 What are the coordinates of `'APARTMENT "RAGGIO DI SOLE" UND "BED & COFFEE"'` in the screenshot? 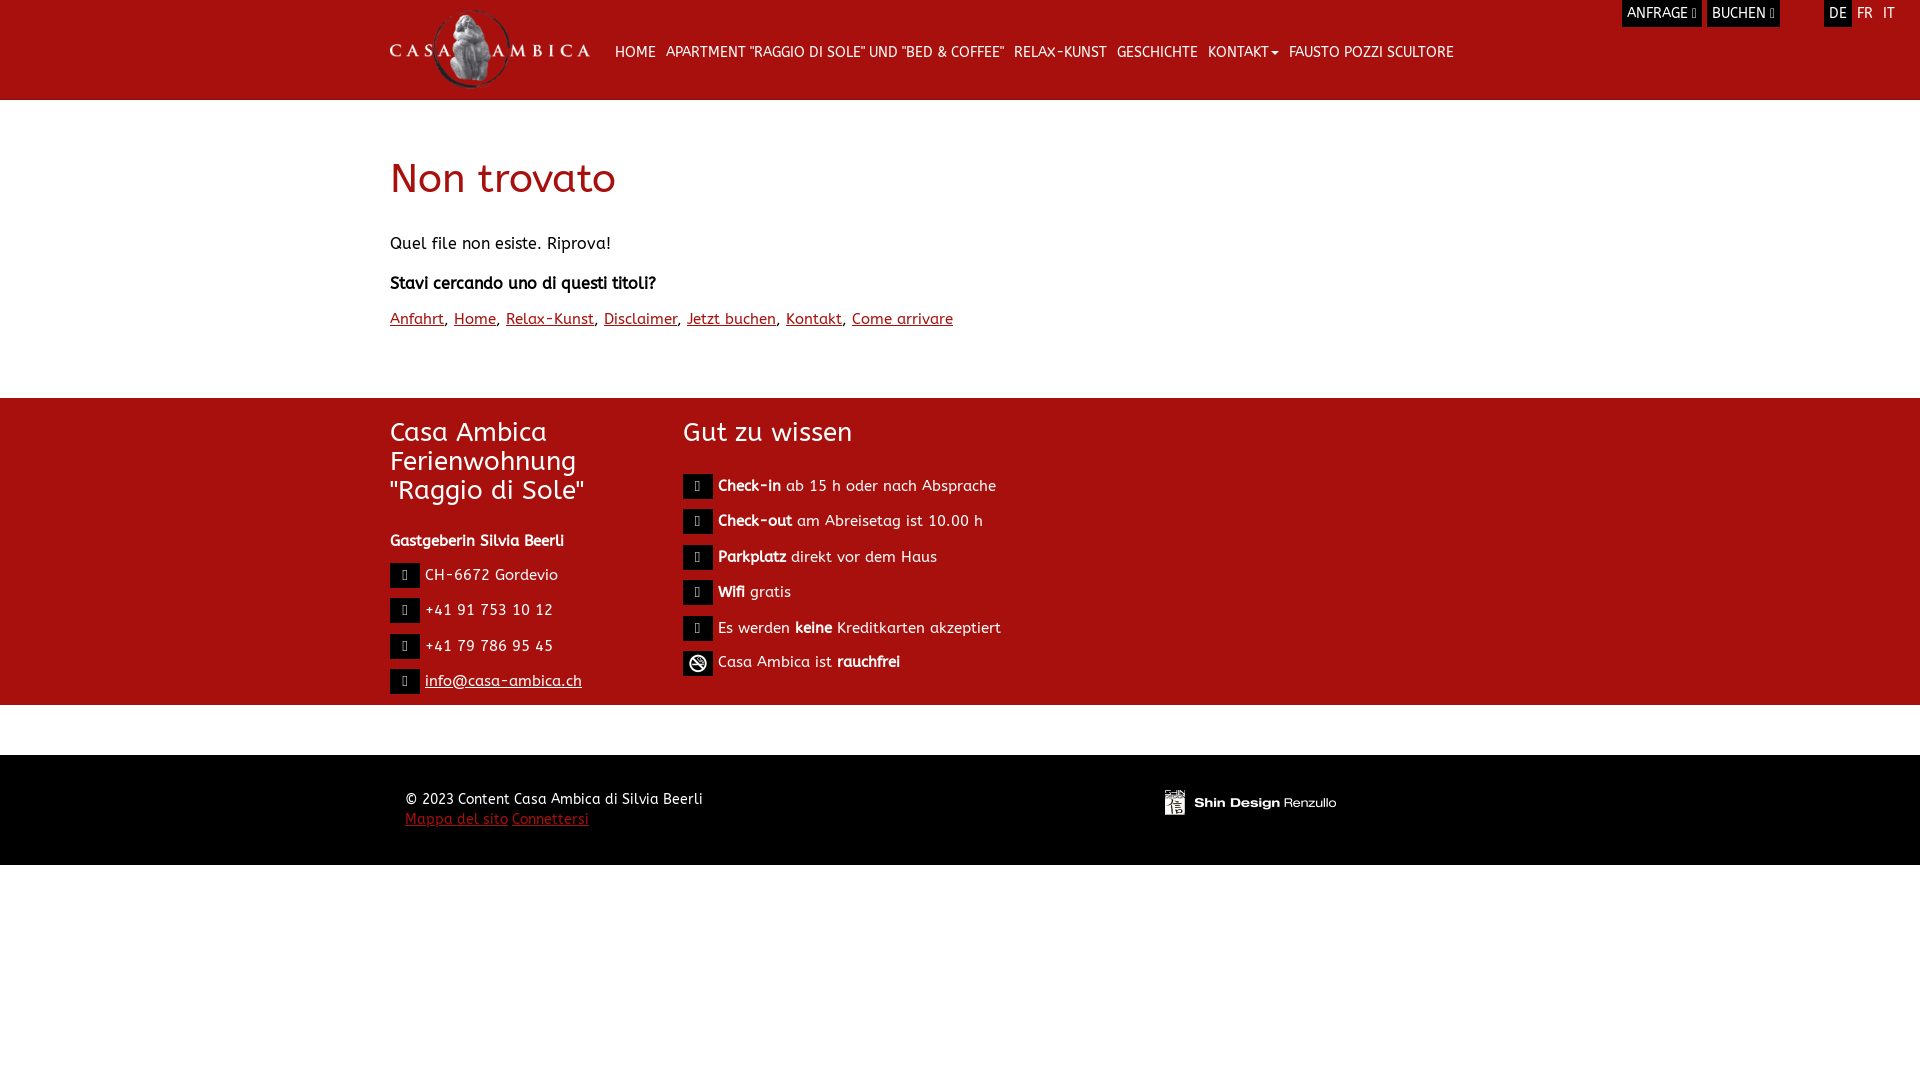 It's located at (835, 51).